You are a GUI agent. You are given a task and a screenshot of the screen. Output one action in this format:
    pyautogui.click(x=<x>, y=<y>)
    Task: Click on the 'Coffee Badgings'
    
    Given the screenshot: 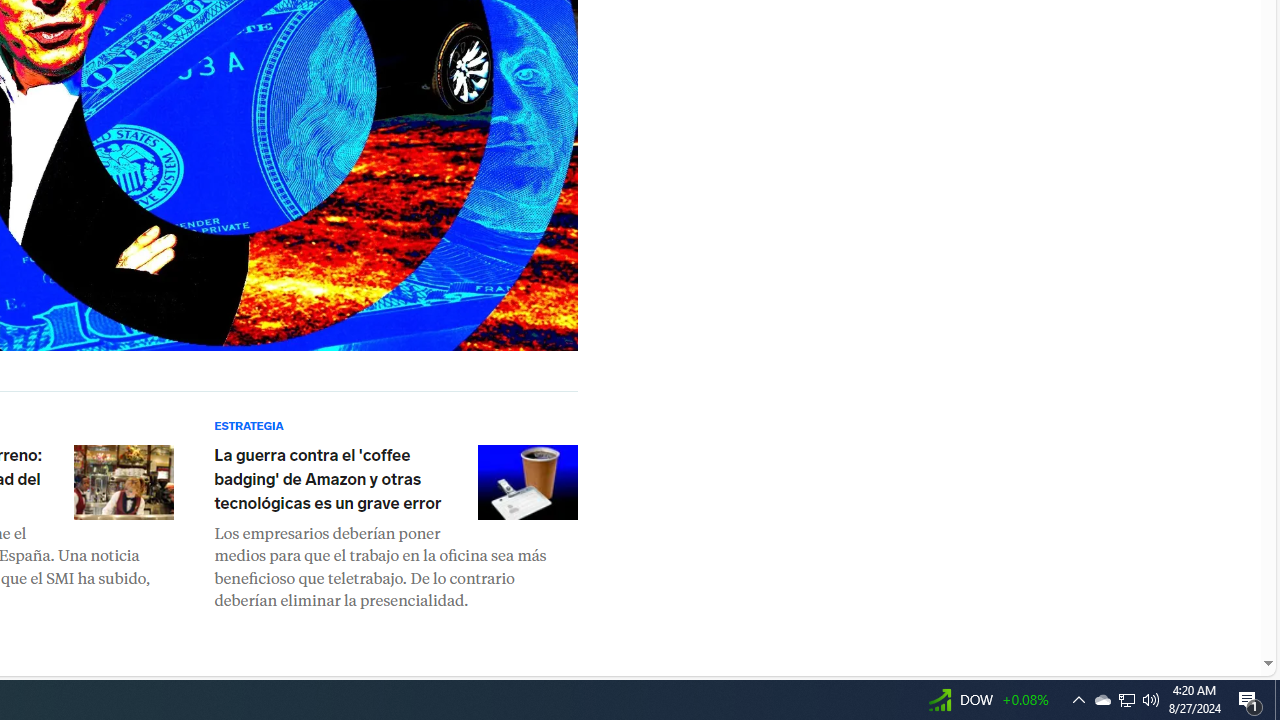 What is the action you would take?
    pyautogui.click(x=528, y=482)
    